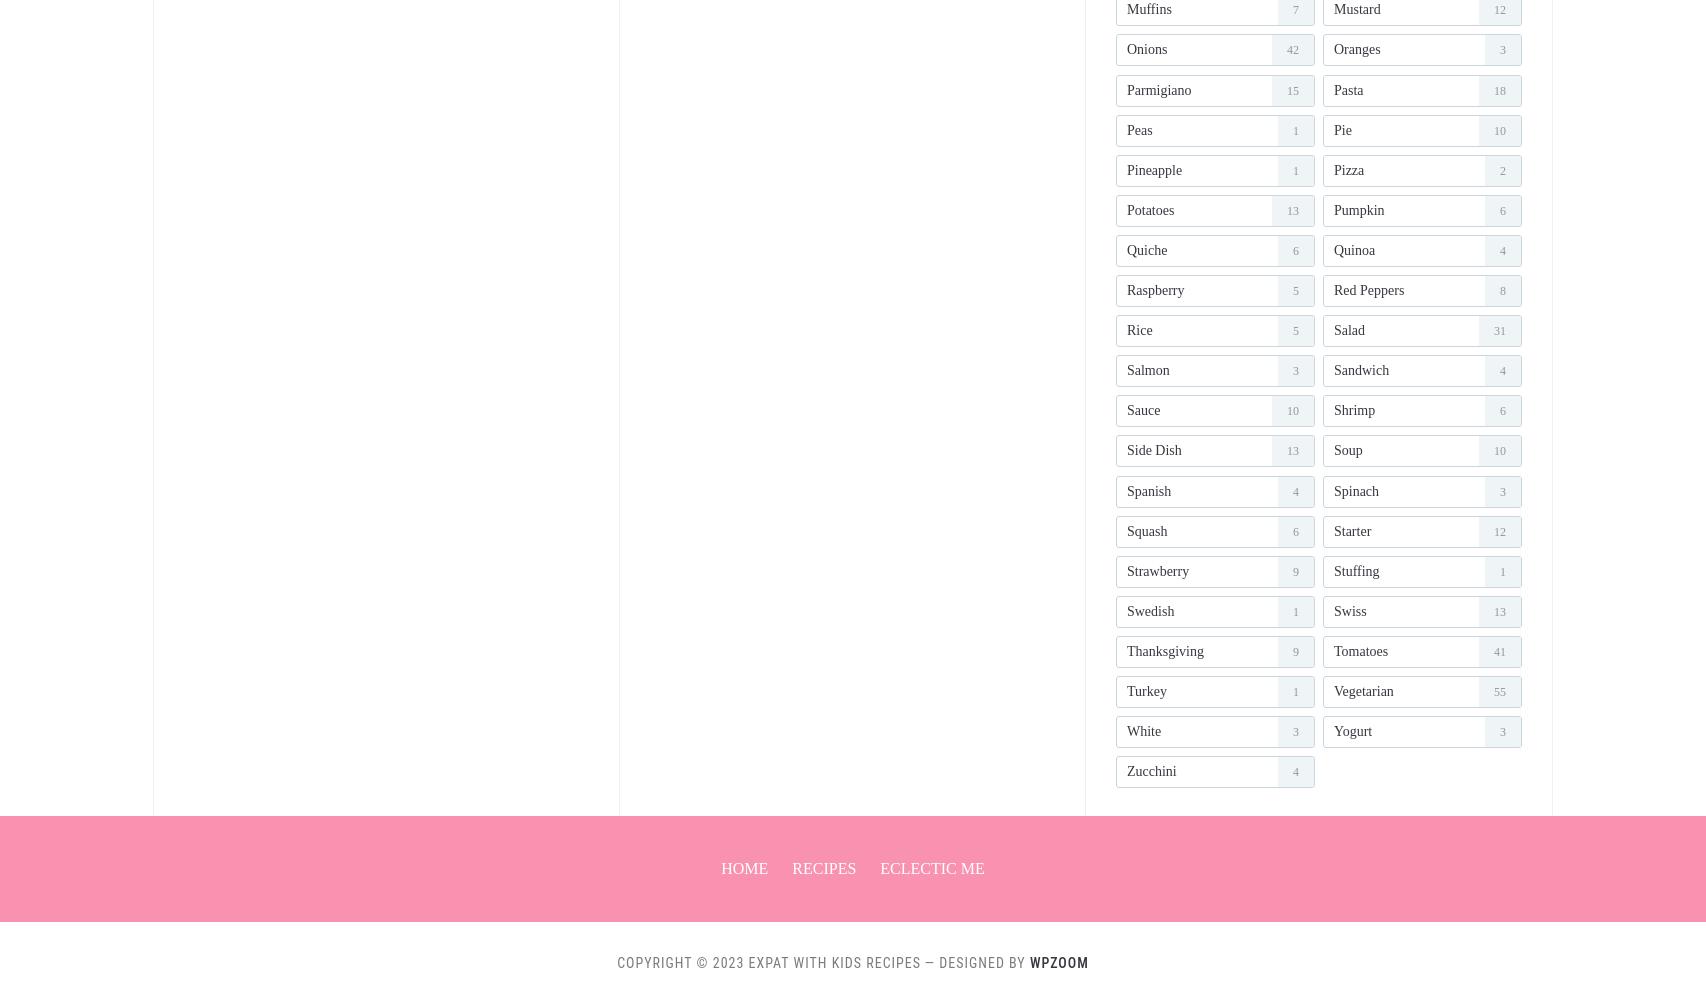  Describe the element at coordinates (1332, 490) in the screenshot. I see `'spinach'` at that location.